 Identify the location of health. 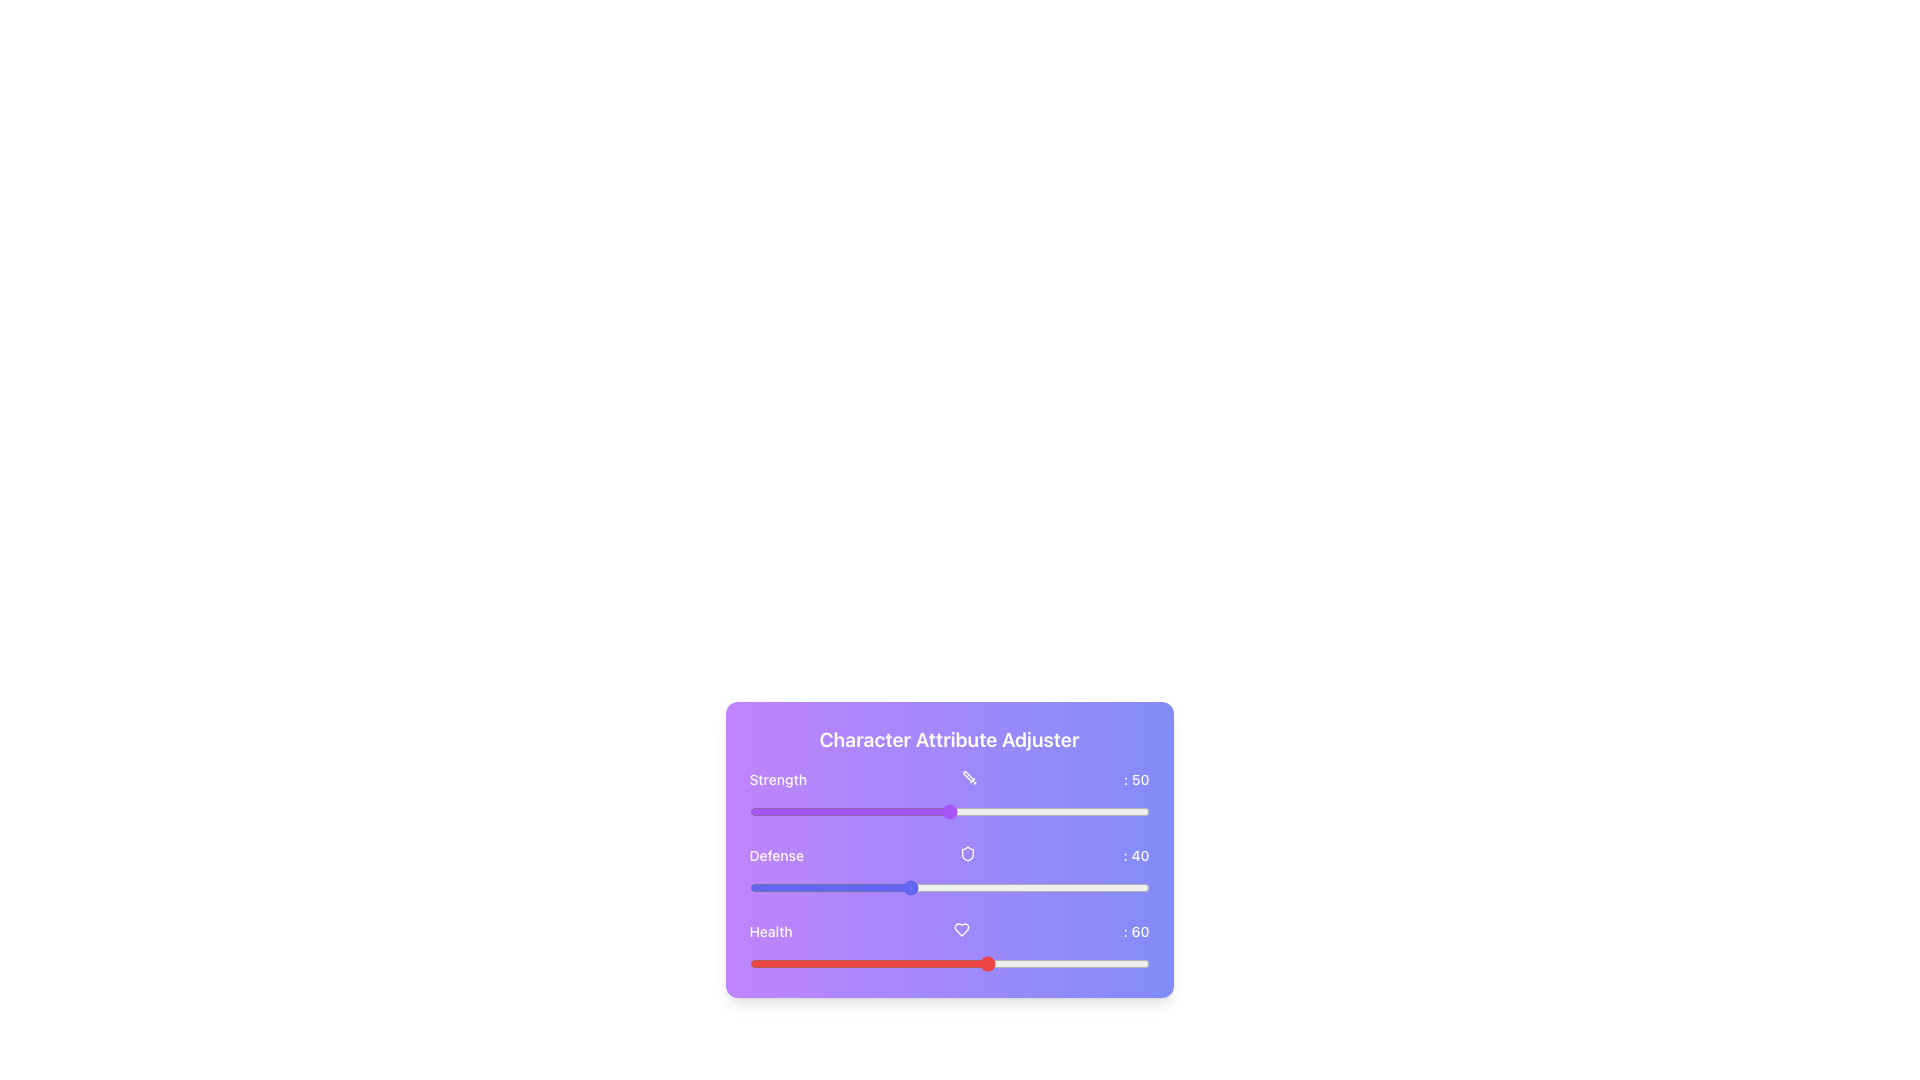
(1133, 963).